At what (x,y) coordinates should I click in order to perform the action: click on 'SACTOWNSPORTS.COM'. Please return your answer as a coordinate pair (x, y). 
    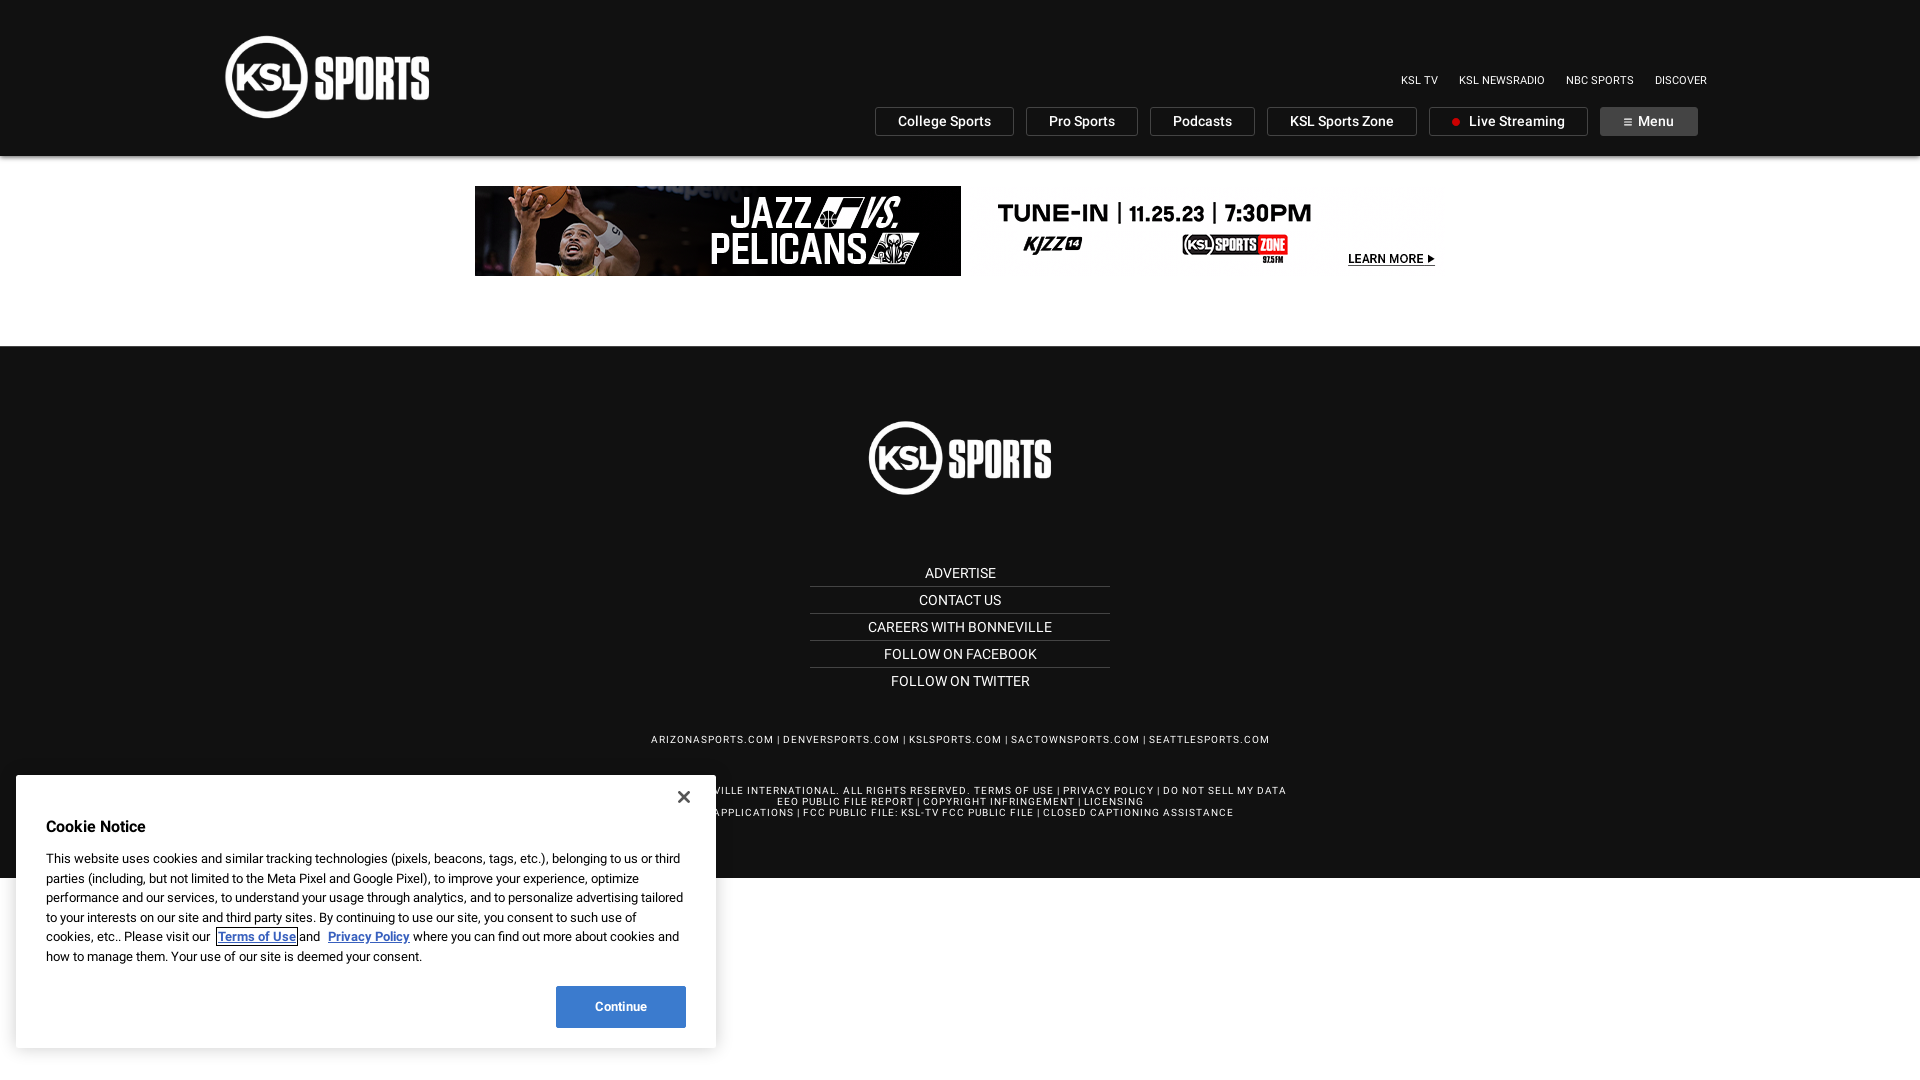
    Looking at the image, I should click on (1073, 739).